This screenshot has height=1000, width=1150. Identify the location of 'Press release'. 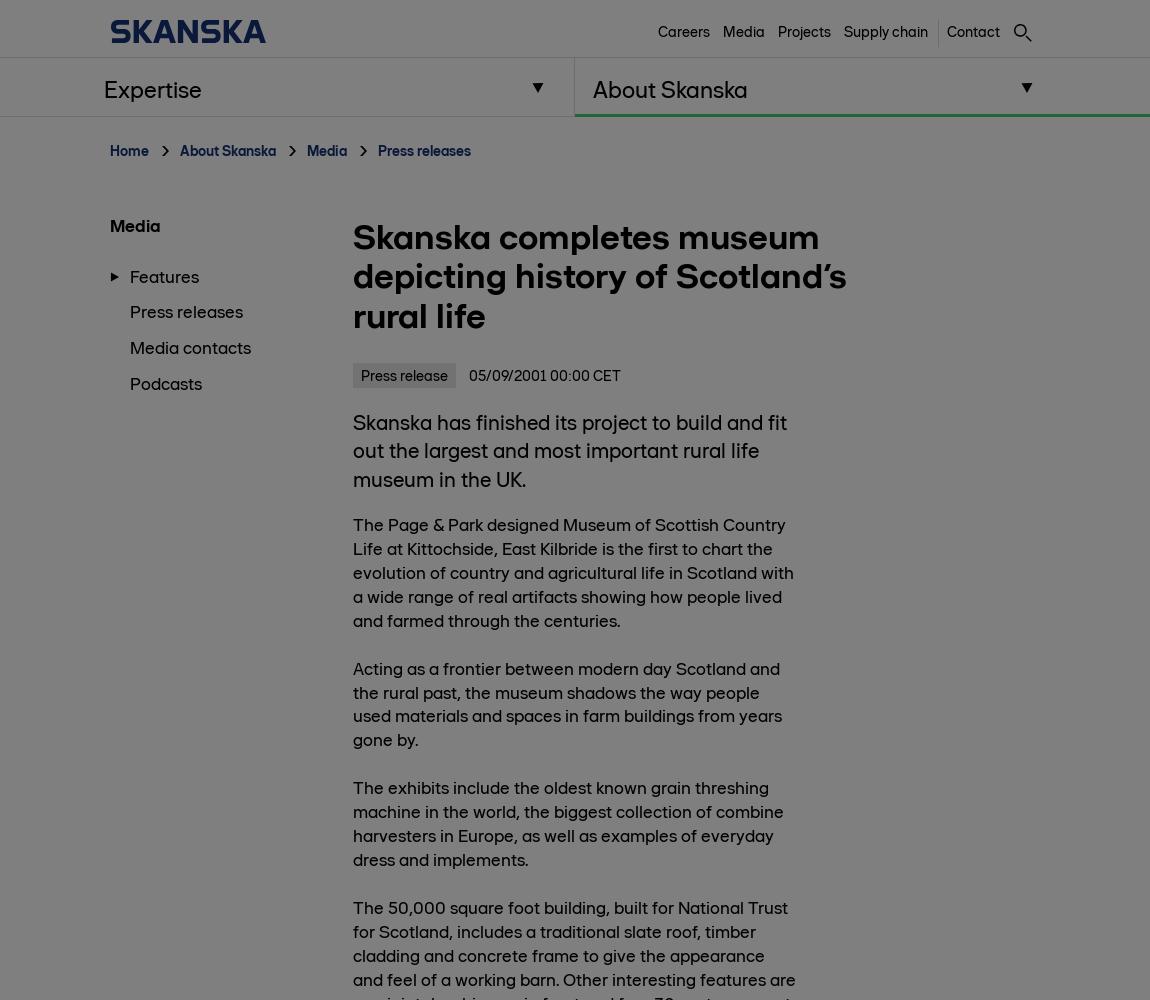
(403, 375).